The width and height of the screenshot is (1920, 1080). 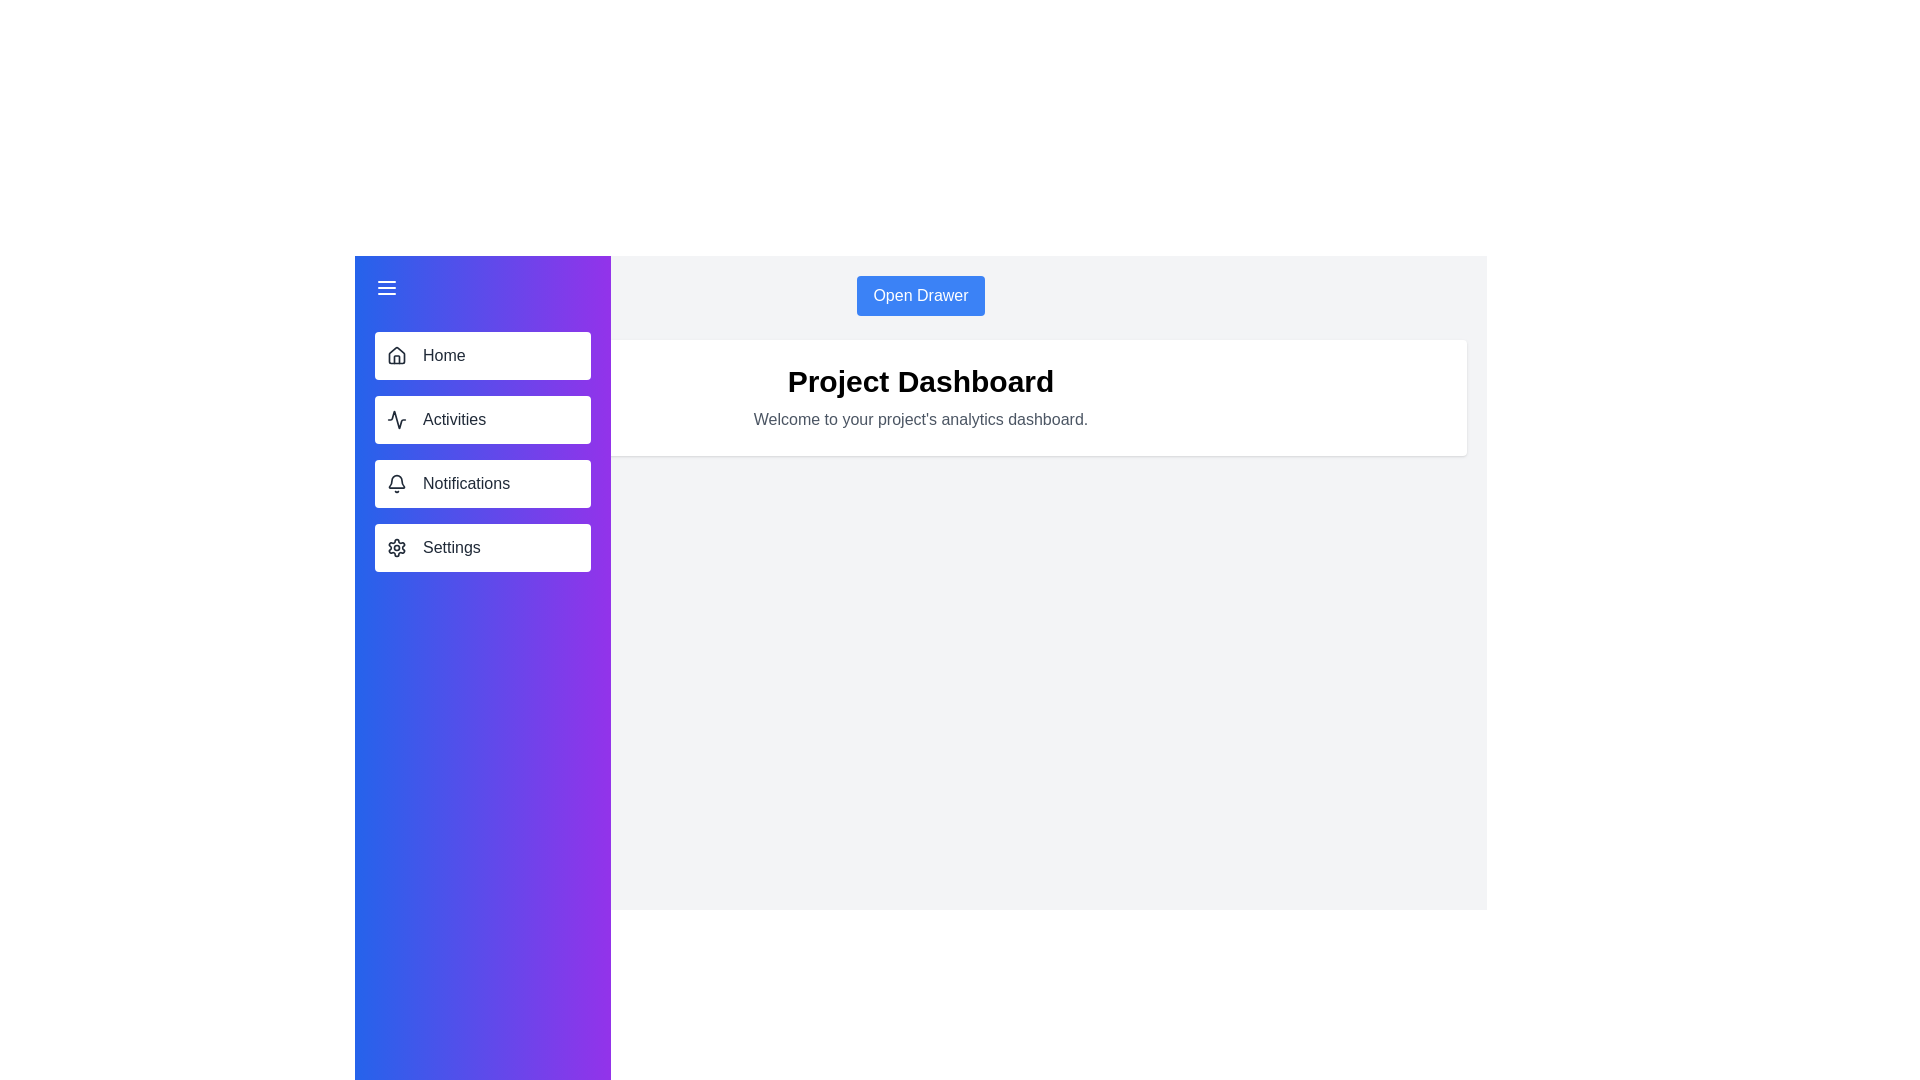 What do you see at coordinates (483, 354) in the screenshot?
I see `the menu item labeled Home to navigate to the corresponding section` at bounding box center [483, 354].